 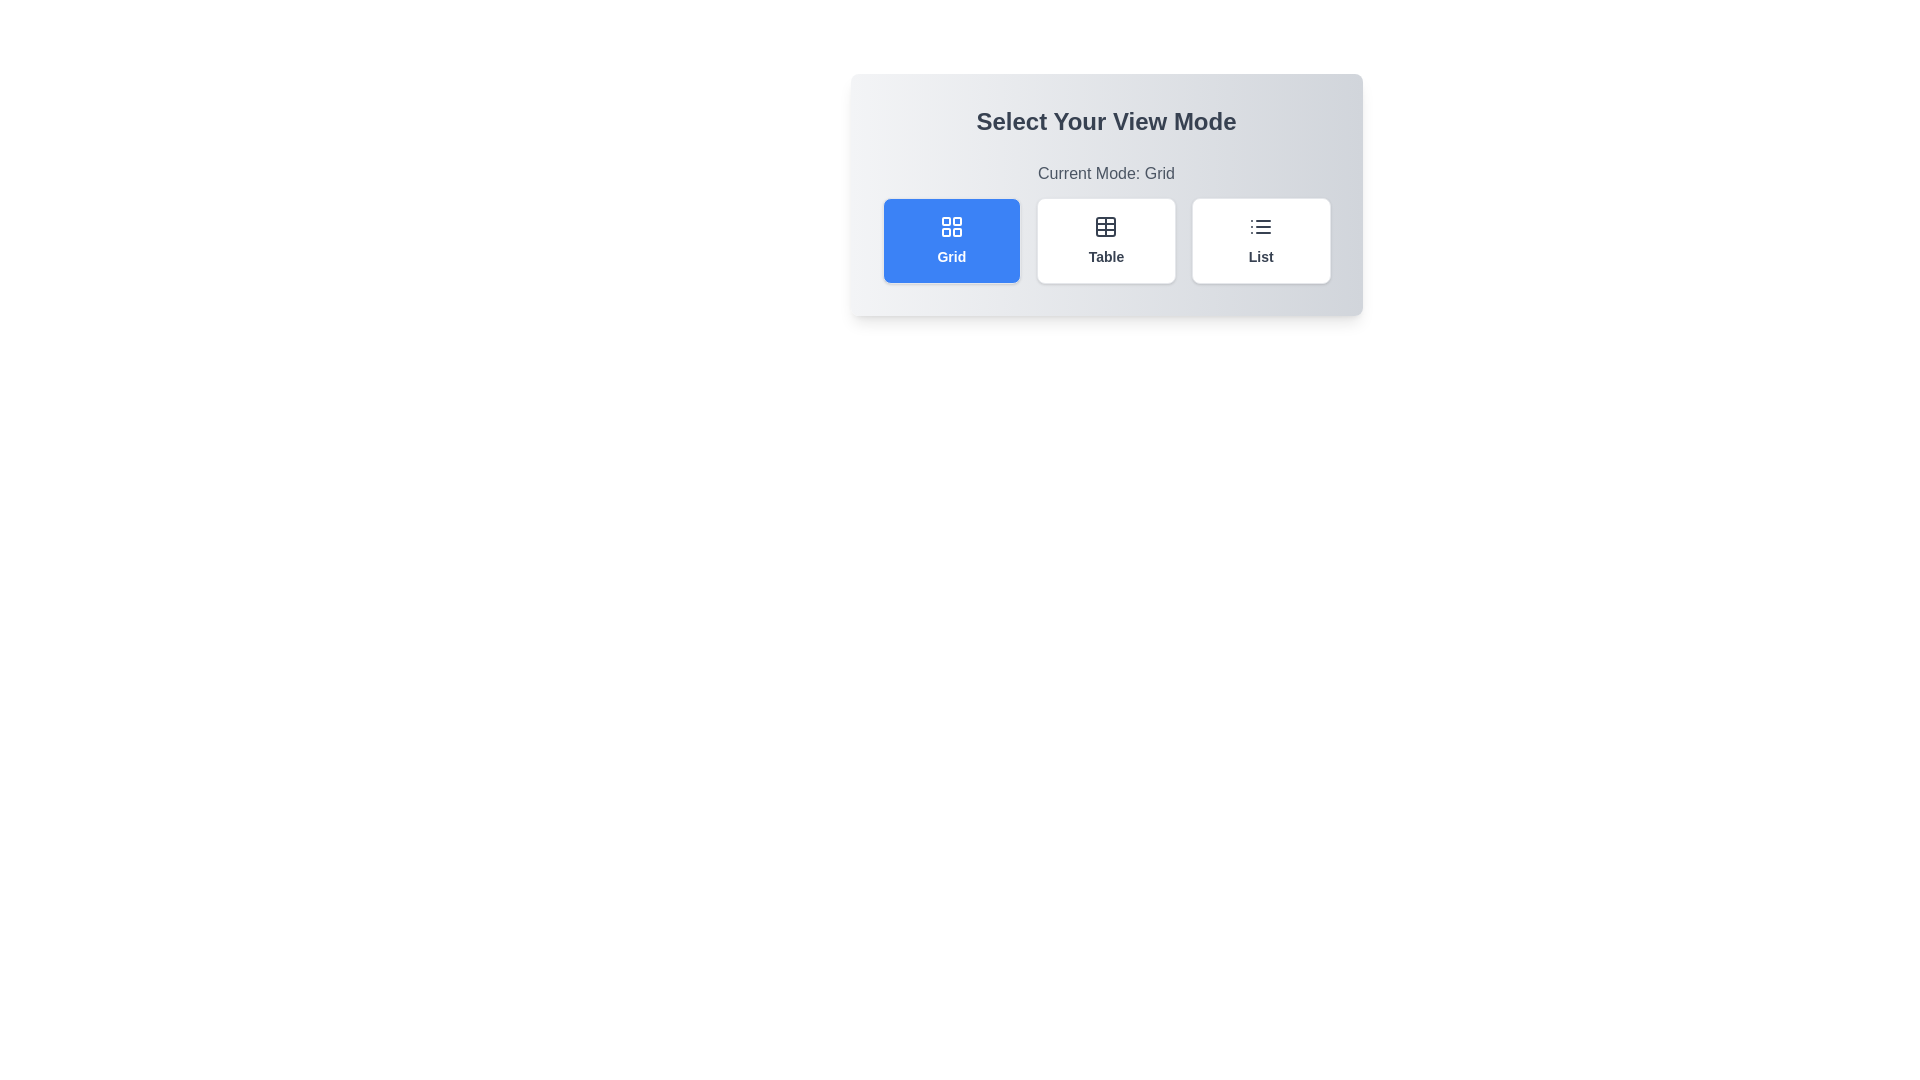 What do you see at coordinates (950, 226) in the screenshot?
I see `the grid icon located in the top-left corner of the blue 'Grid' button` at bounding box center [950, 226].